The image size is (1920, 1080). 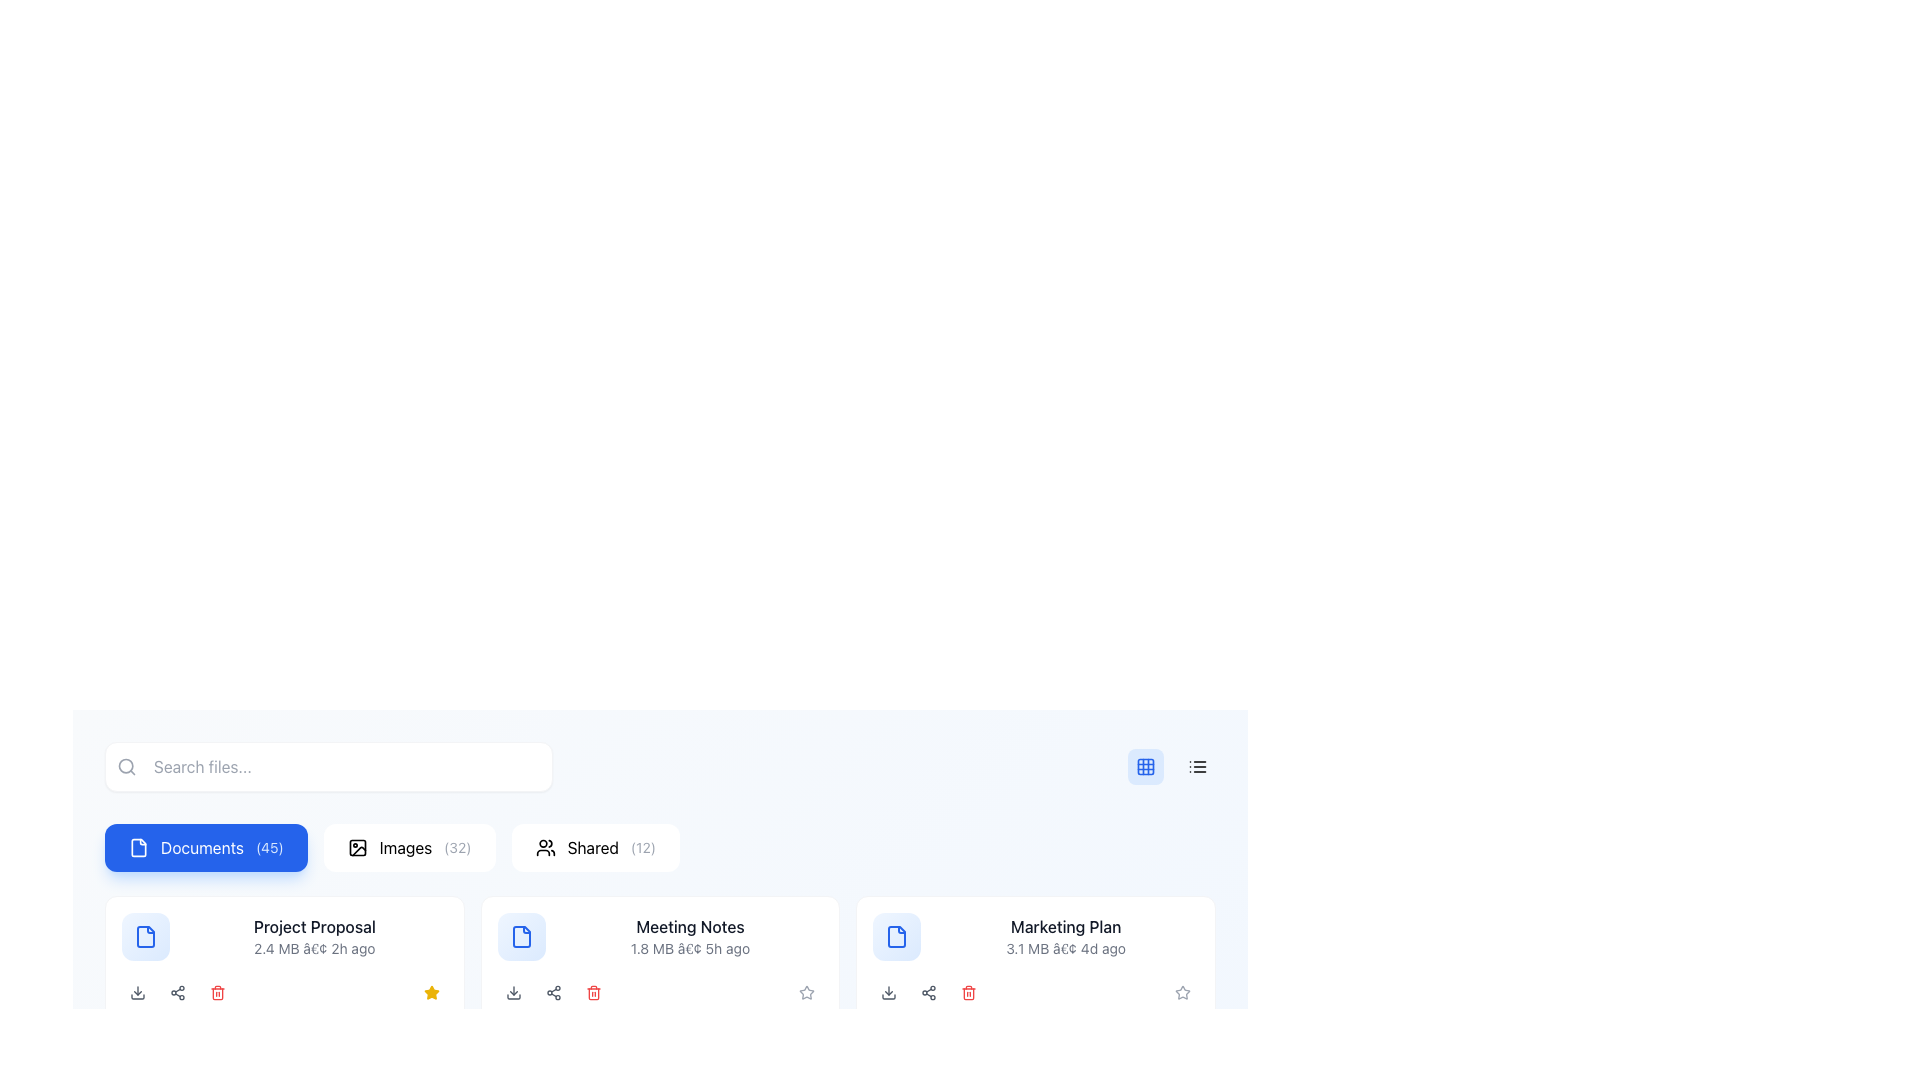 What do you see at coordinates (430, 992) in the screenshot?
I see `the yellow star-shaped icon that serves as a rating or favorite indicator located in the lower section of the interface` at bounding box center [430, 992].